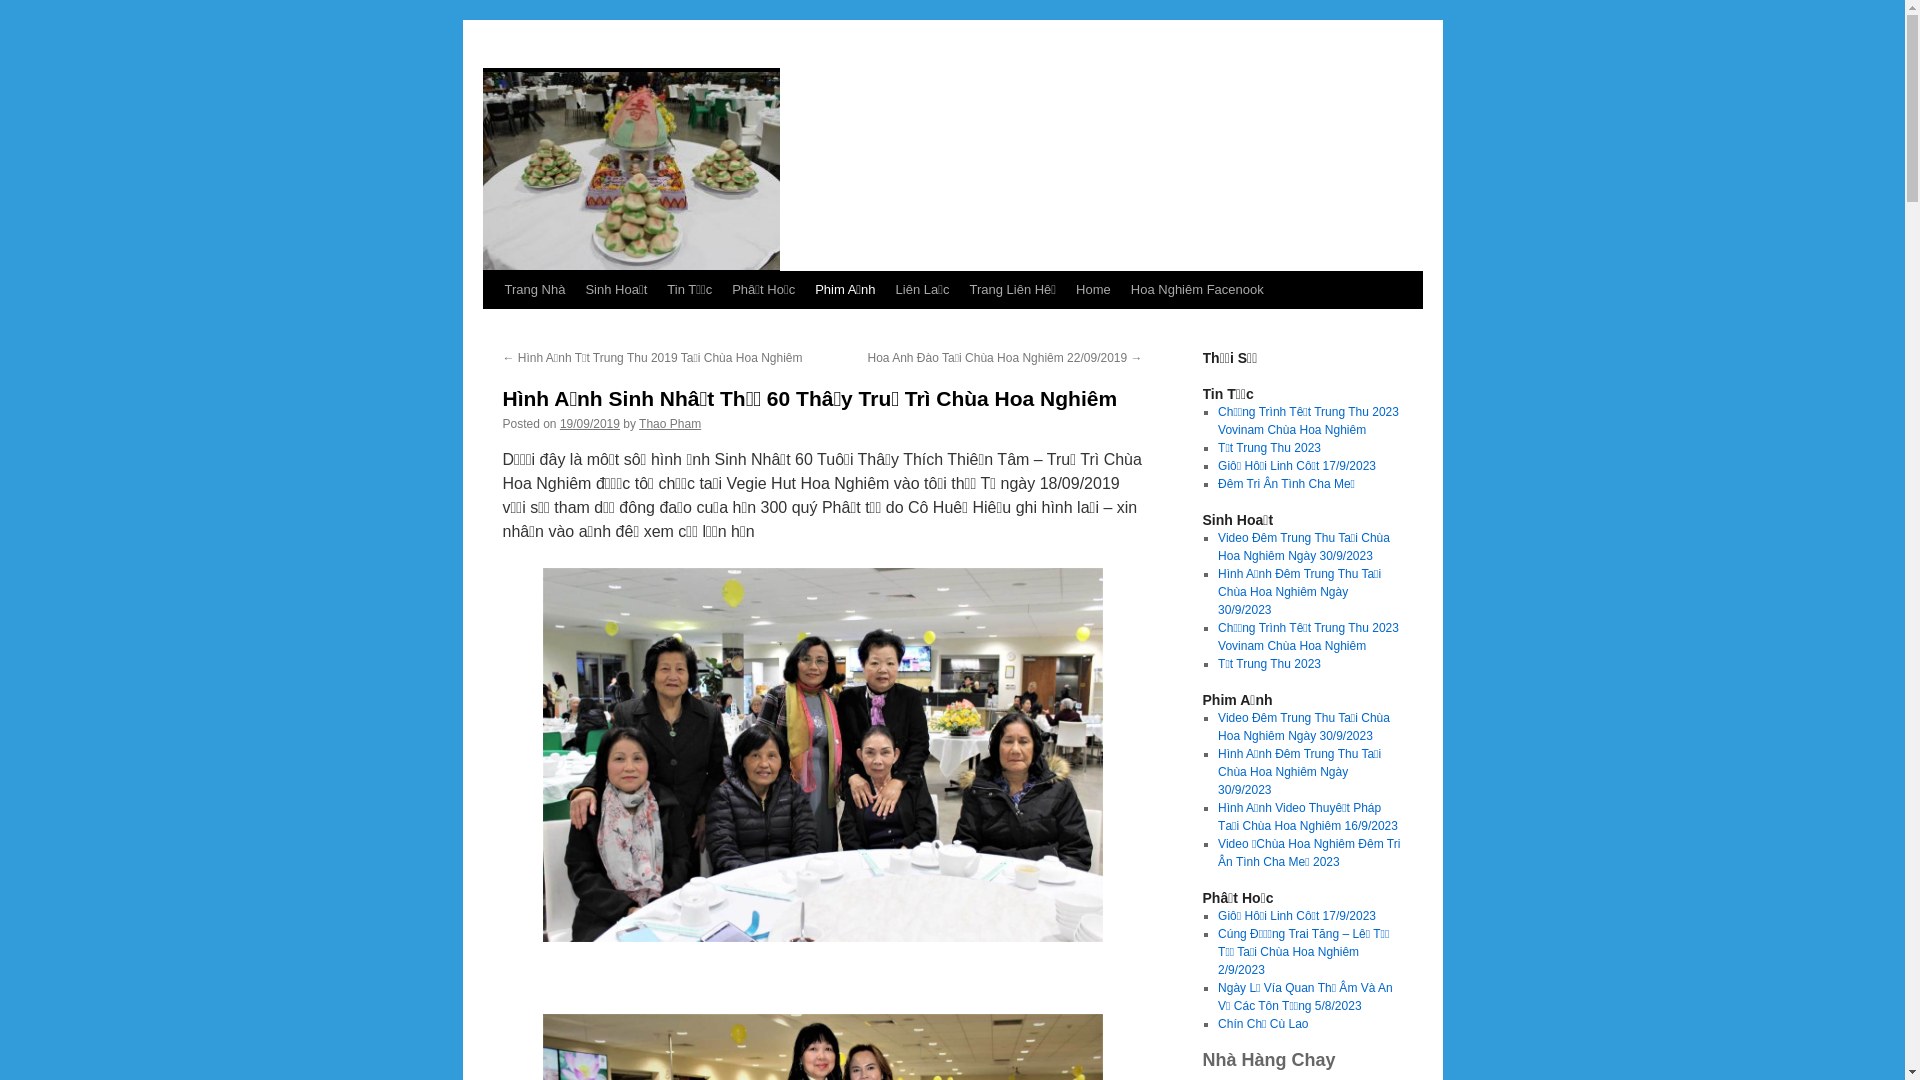  Describe the element at coordinates (1092, 289) in the screenshot. I see `'Home'` at that location.